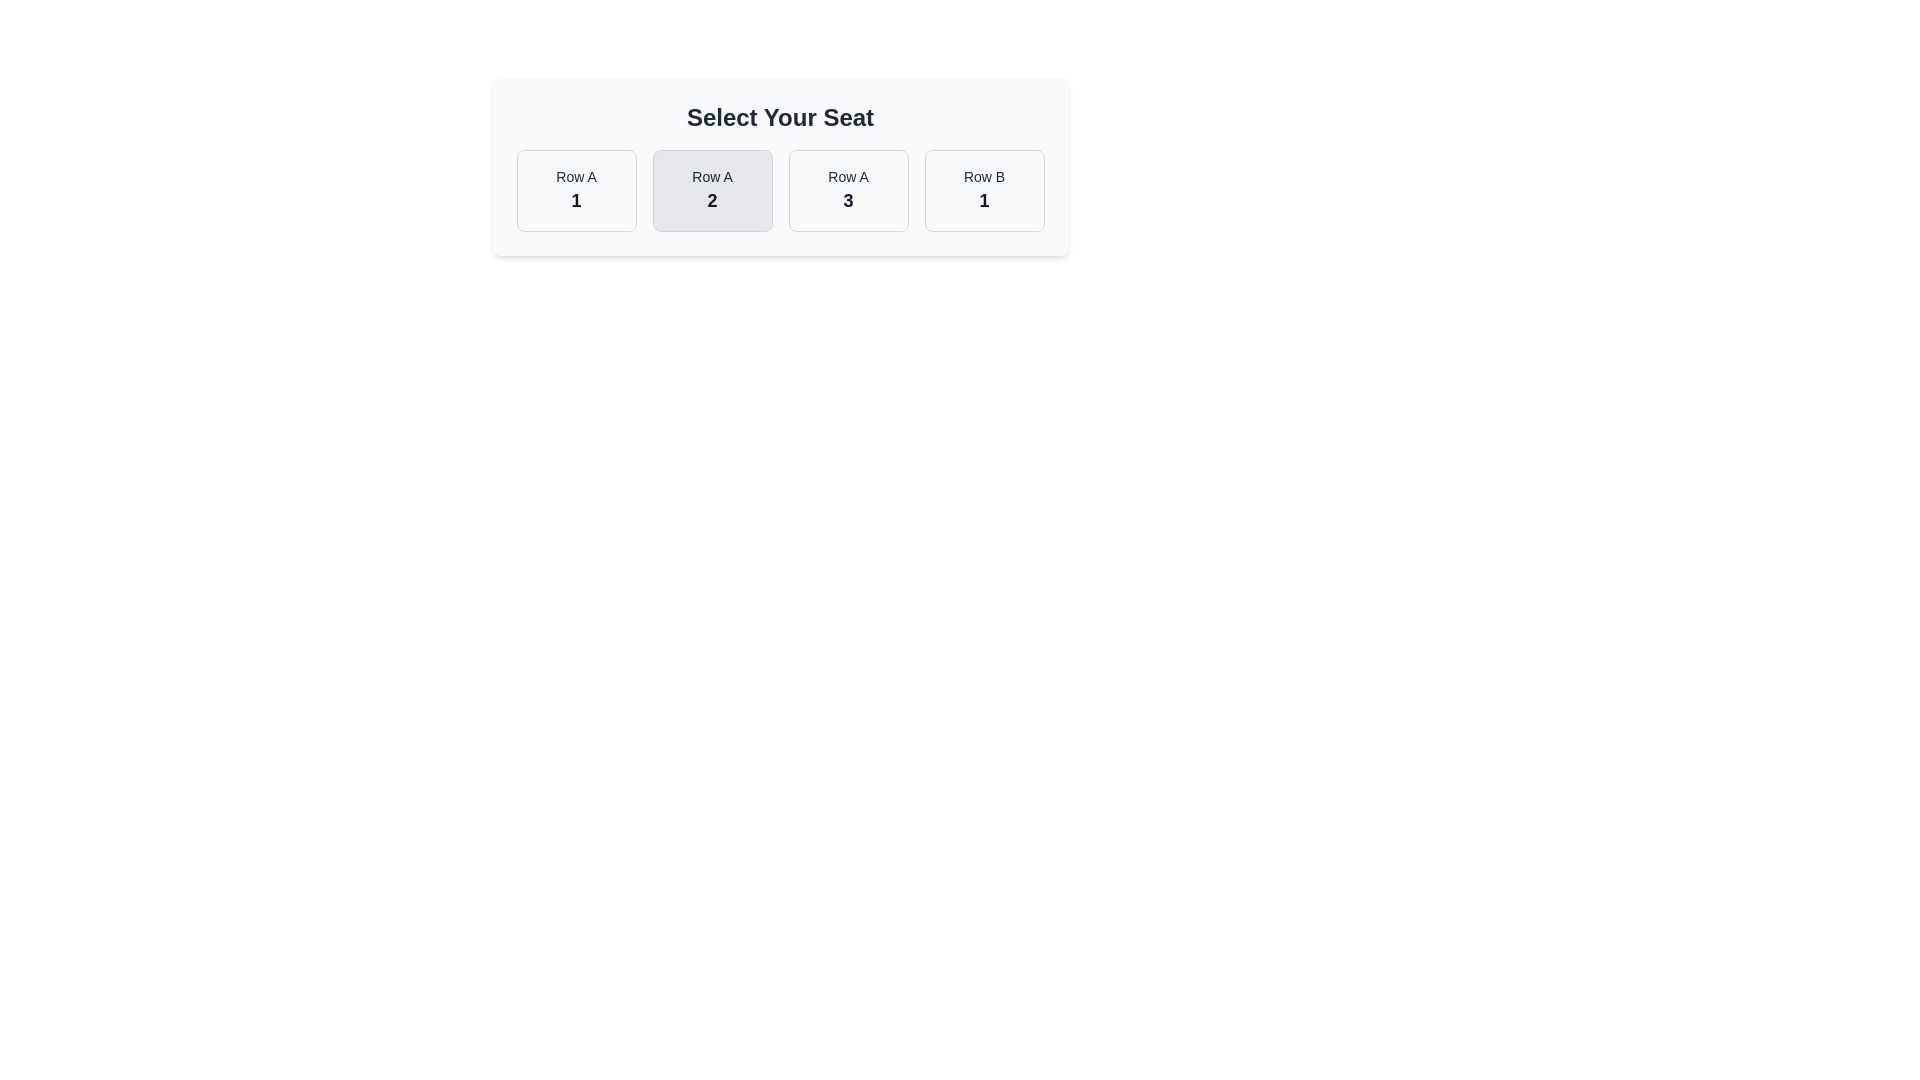 The image size is (1920, 1080). What do you see at coordinates (848, 200) in the screenshot?
I see `numeral displayed on the text label representing seat number 3 in row A, which is the third option from the left in the seat selection buttons` at bounding box center [848, 200].